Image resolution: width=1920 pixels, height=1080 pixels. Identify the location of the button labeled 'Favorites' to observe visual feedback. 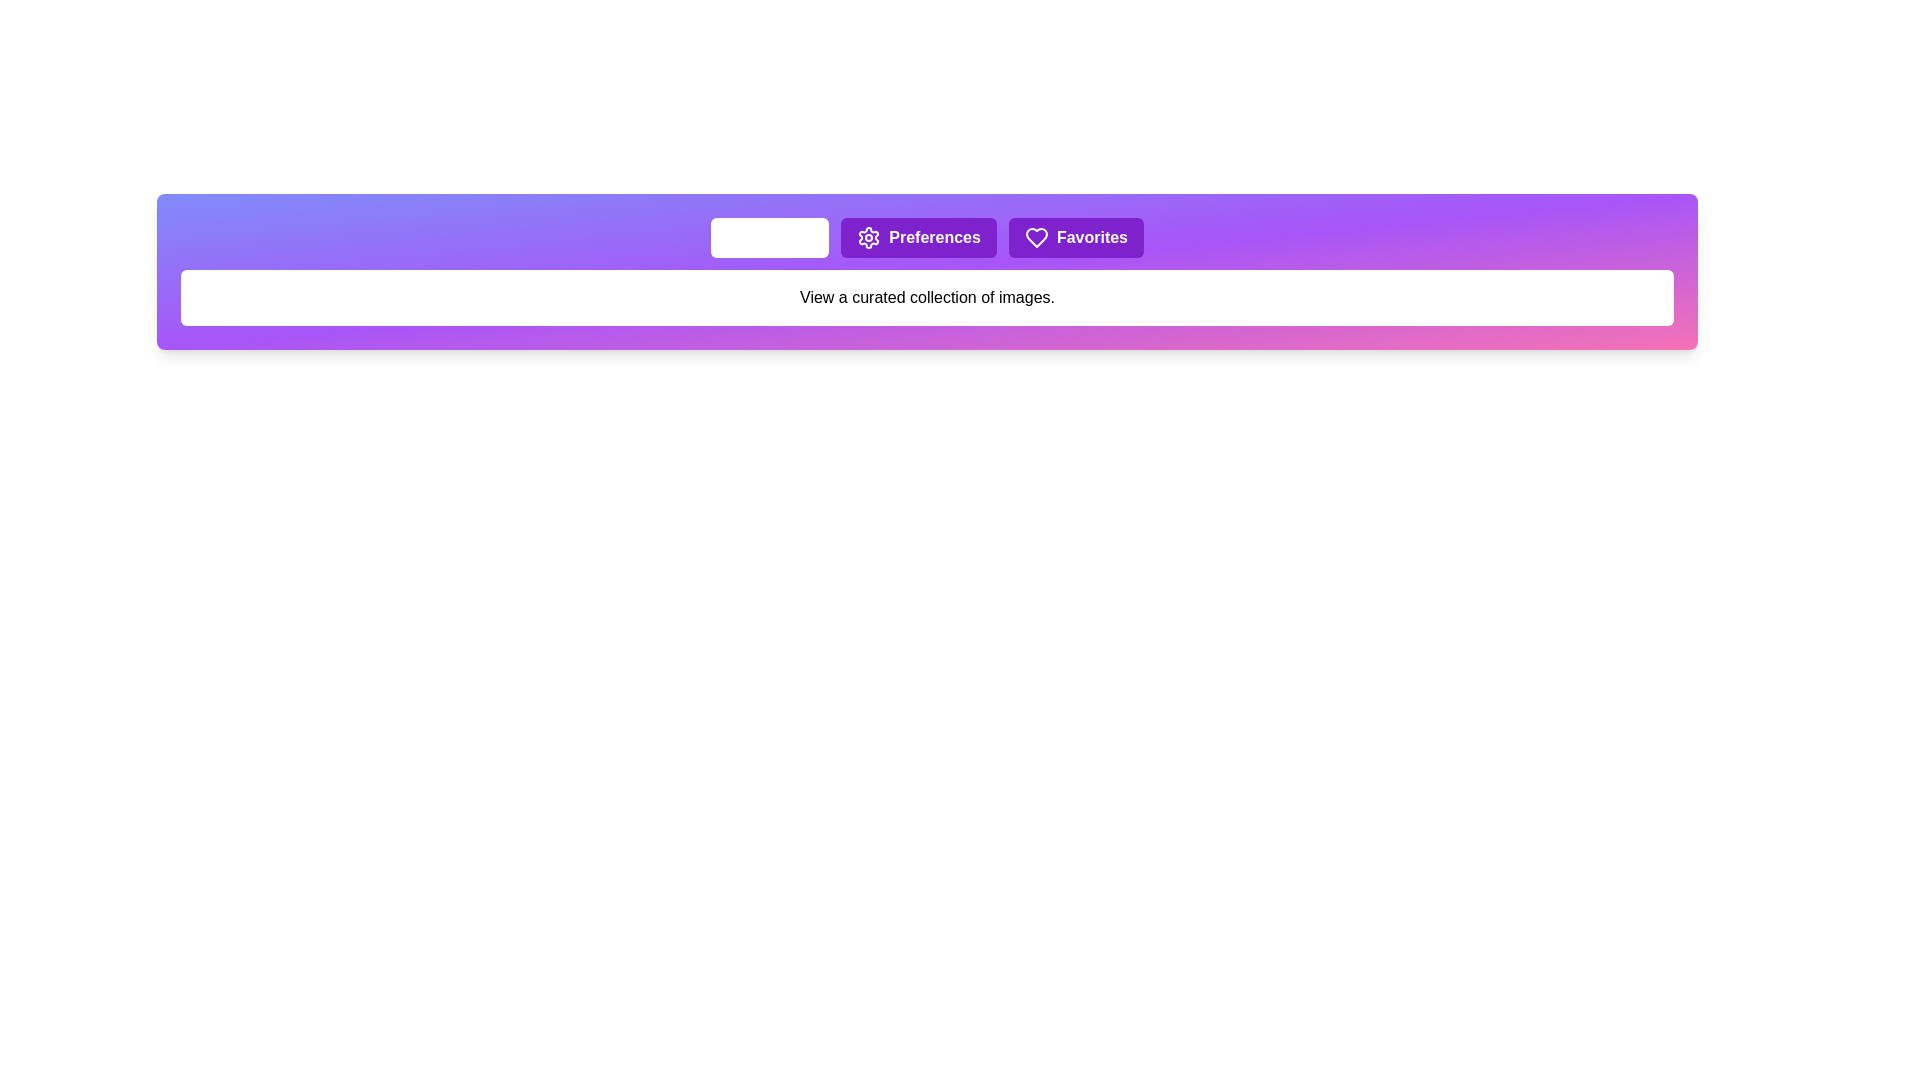
(1074, 237).